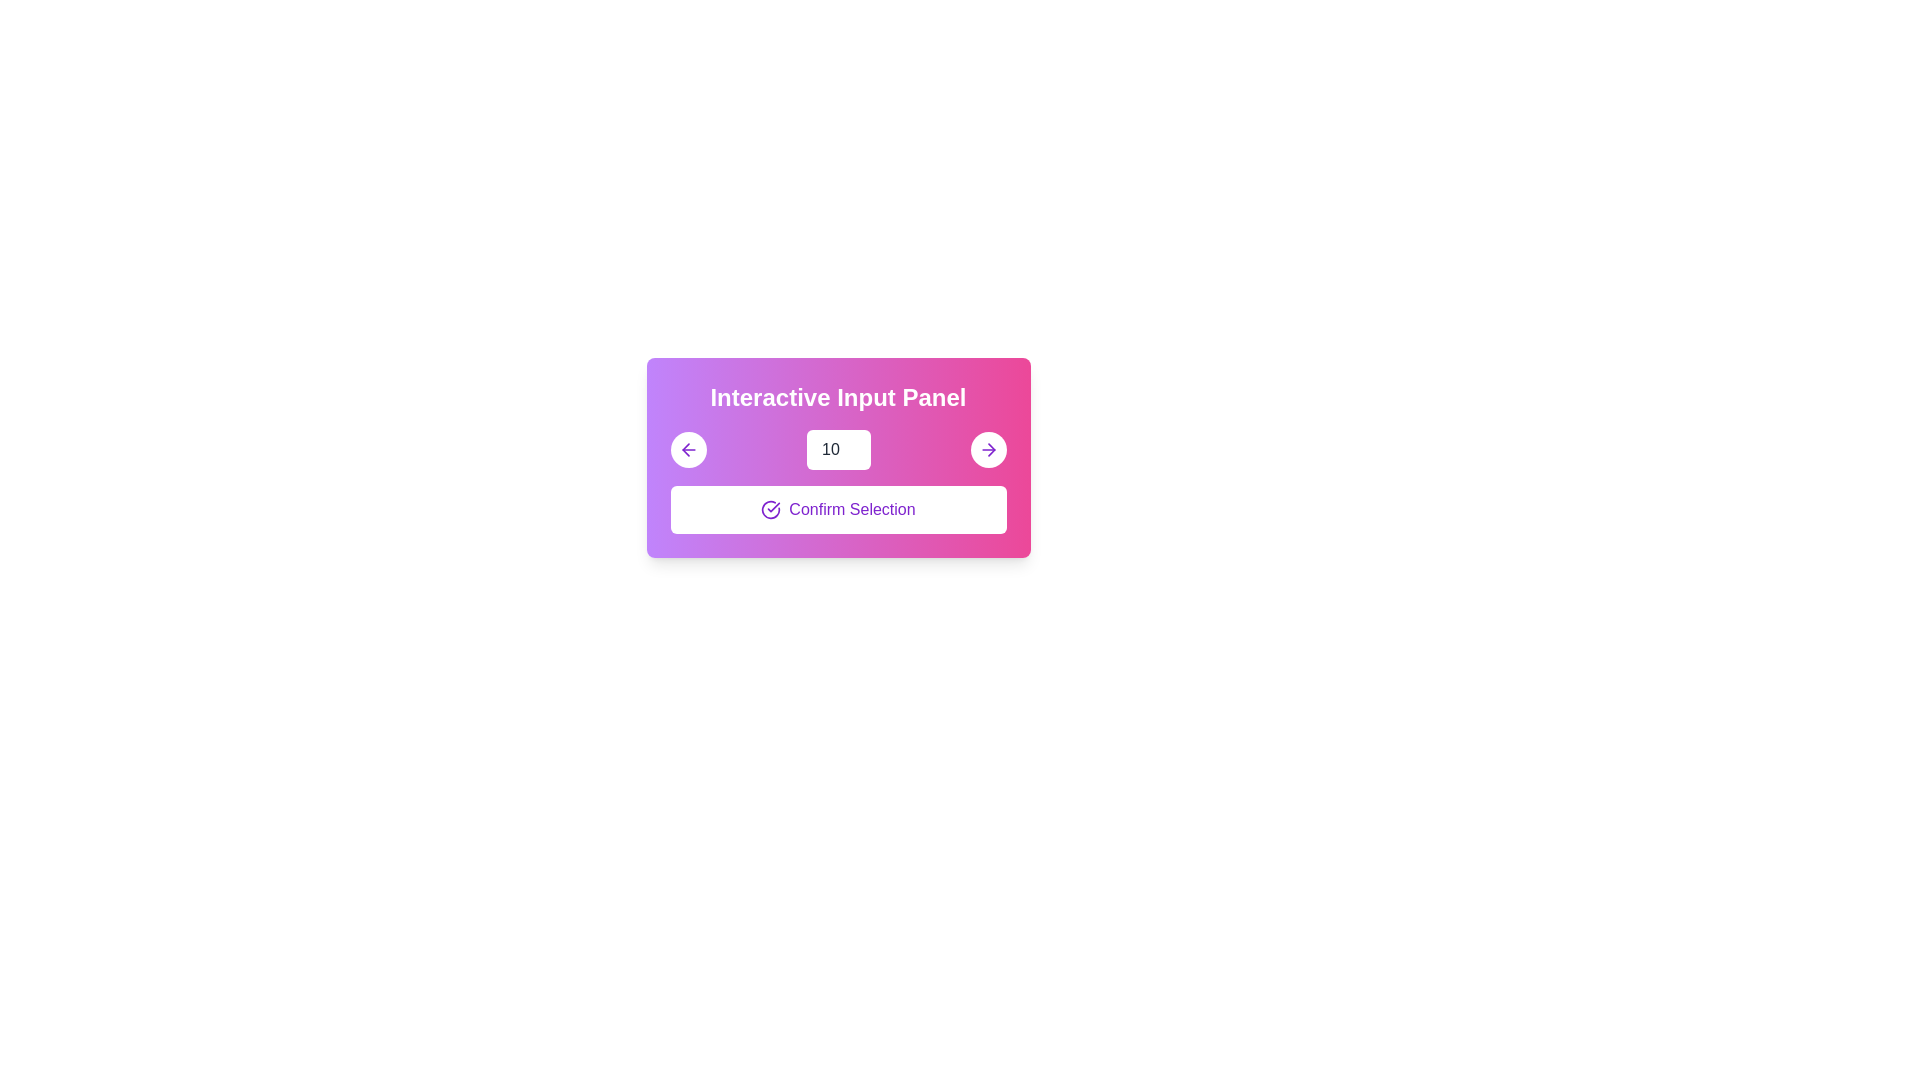  Describe the element at coordinates (838, 508) in the screenshot. I see `the 'Confirm Selection' button which has purple text on a white background and a circular checkmark icon` at that location.